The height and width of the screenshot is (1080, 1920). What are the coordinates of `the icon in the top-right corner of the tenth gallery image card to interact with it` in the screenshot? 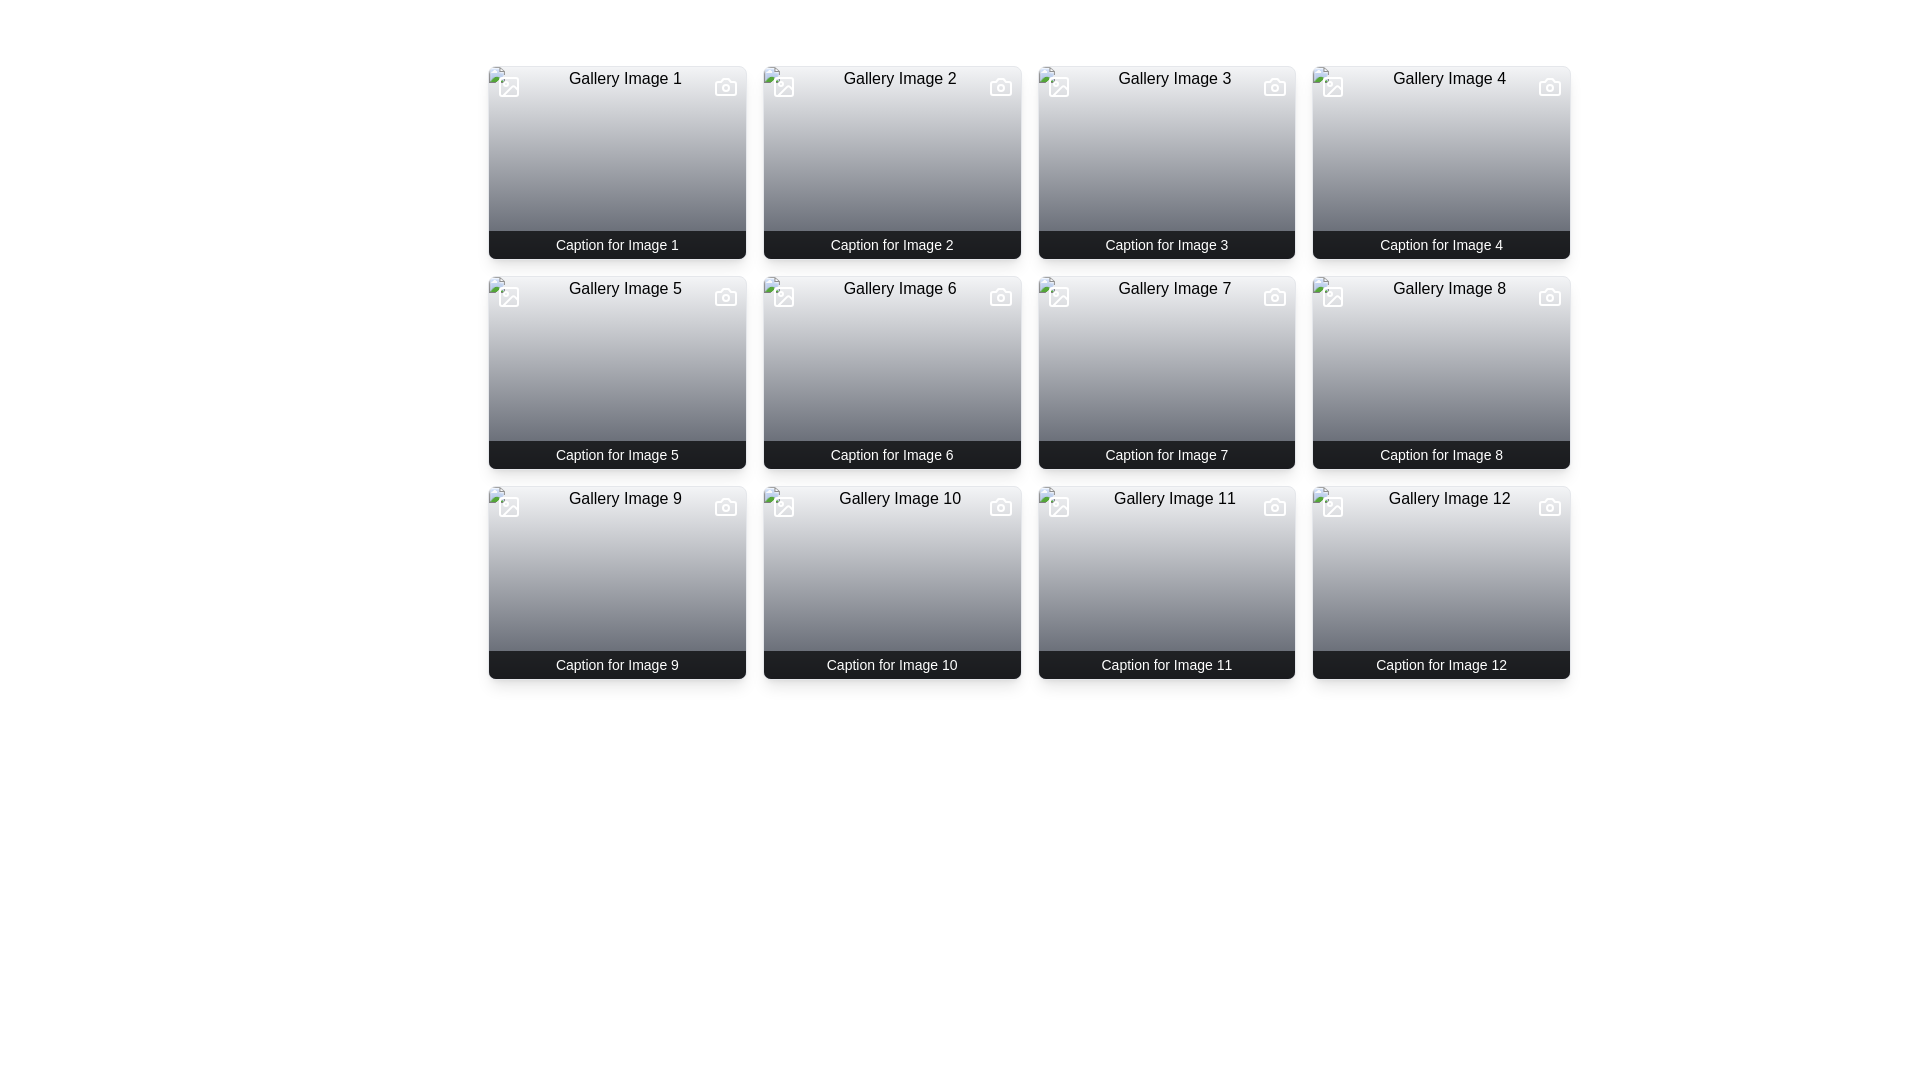 It's located at (1000, 505).